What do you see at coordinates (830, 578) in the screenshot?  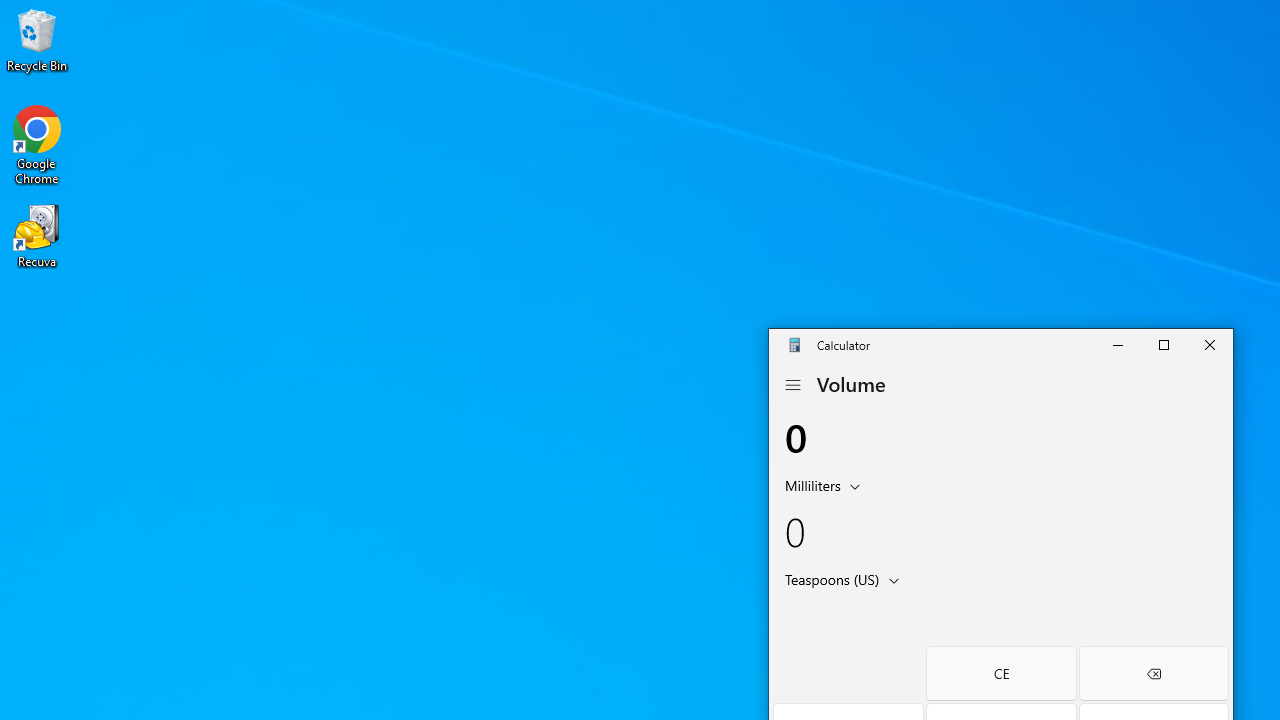 I see `'Teaspoons (US)'` at bounding box center [830, 578].